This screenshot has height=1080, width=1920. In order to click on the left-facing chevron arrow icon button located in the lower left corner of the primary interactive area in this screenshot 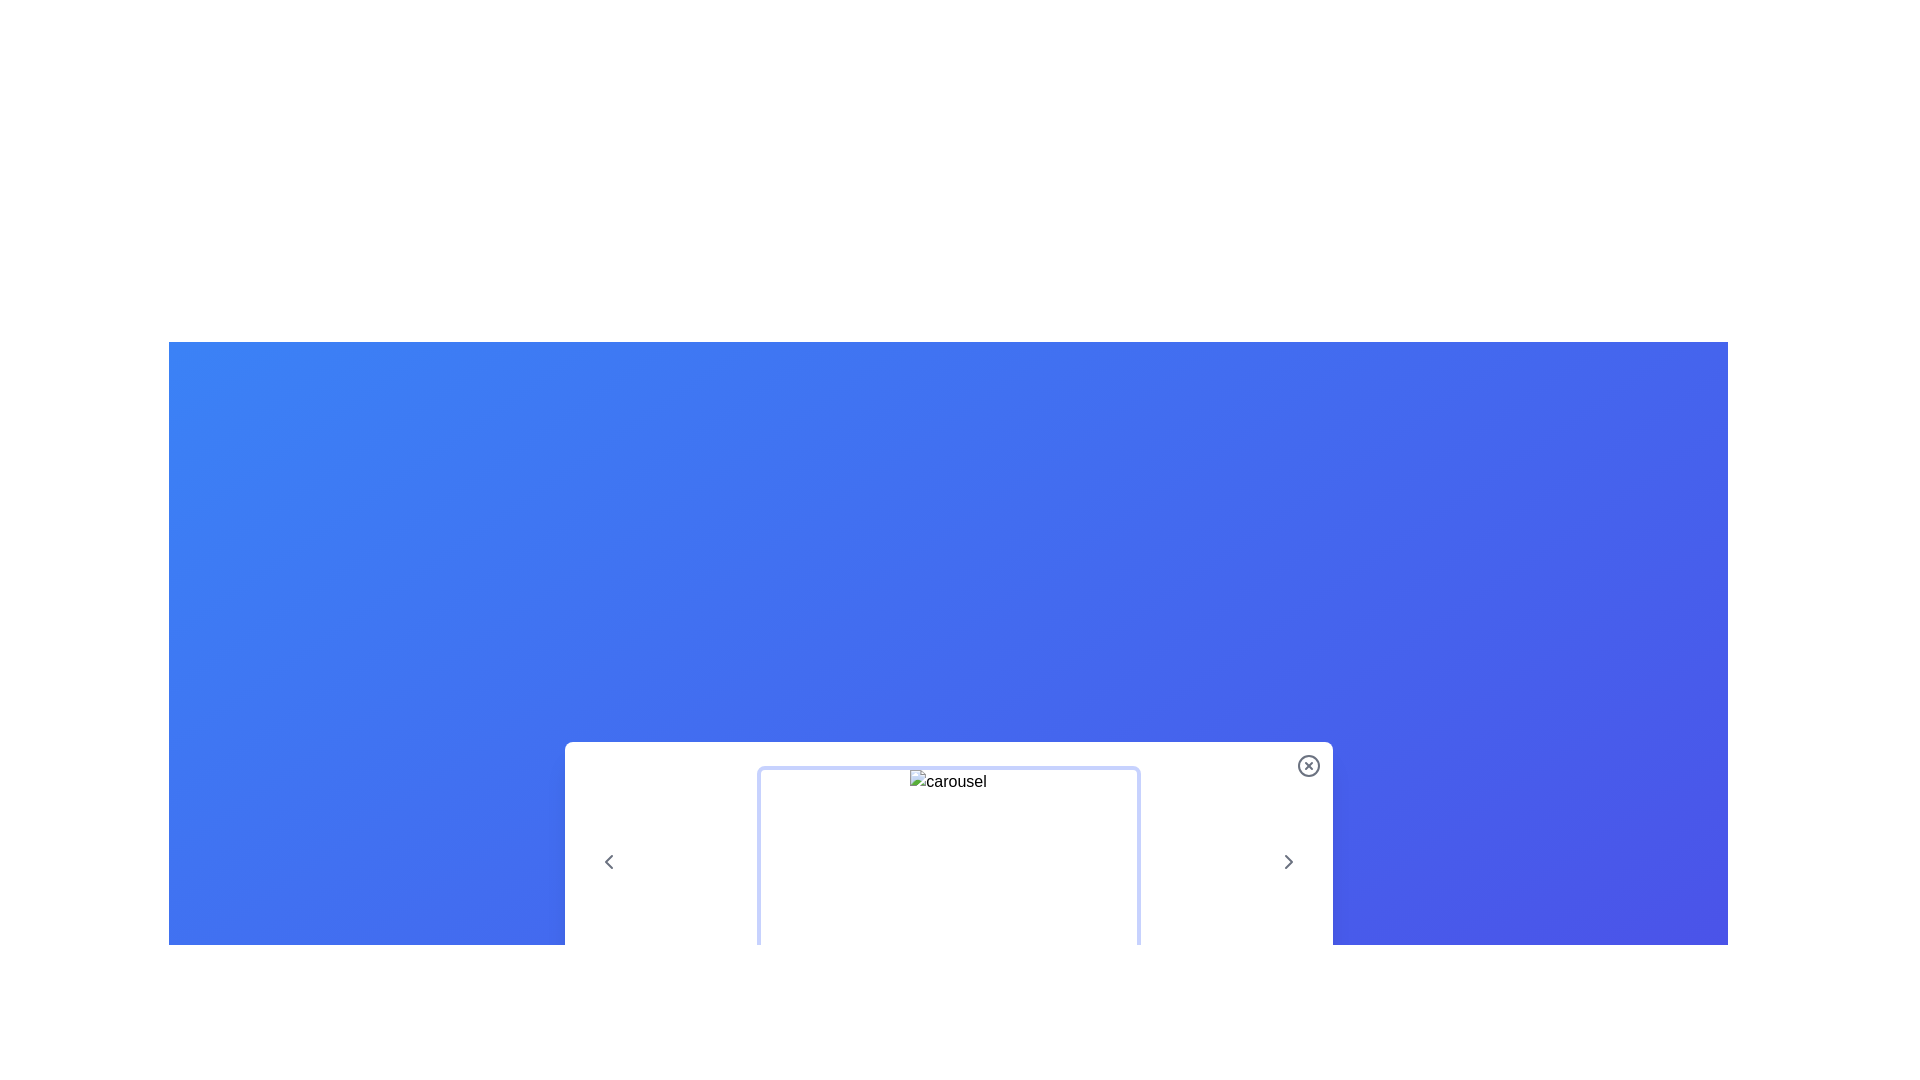, I will do `click(607, 860)`.